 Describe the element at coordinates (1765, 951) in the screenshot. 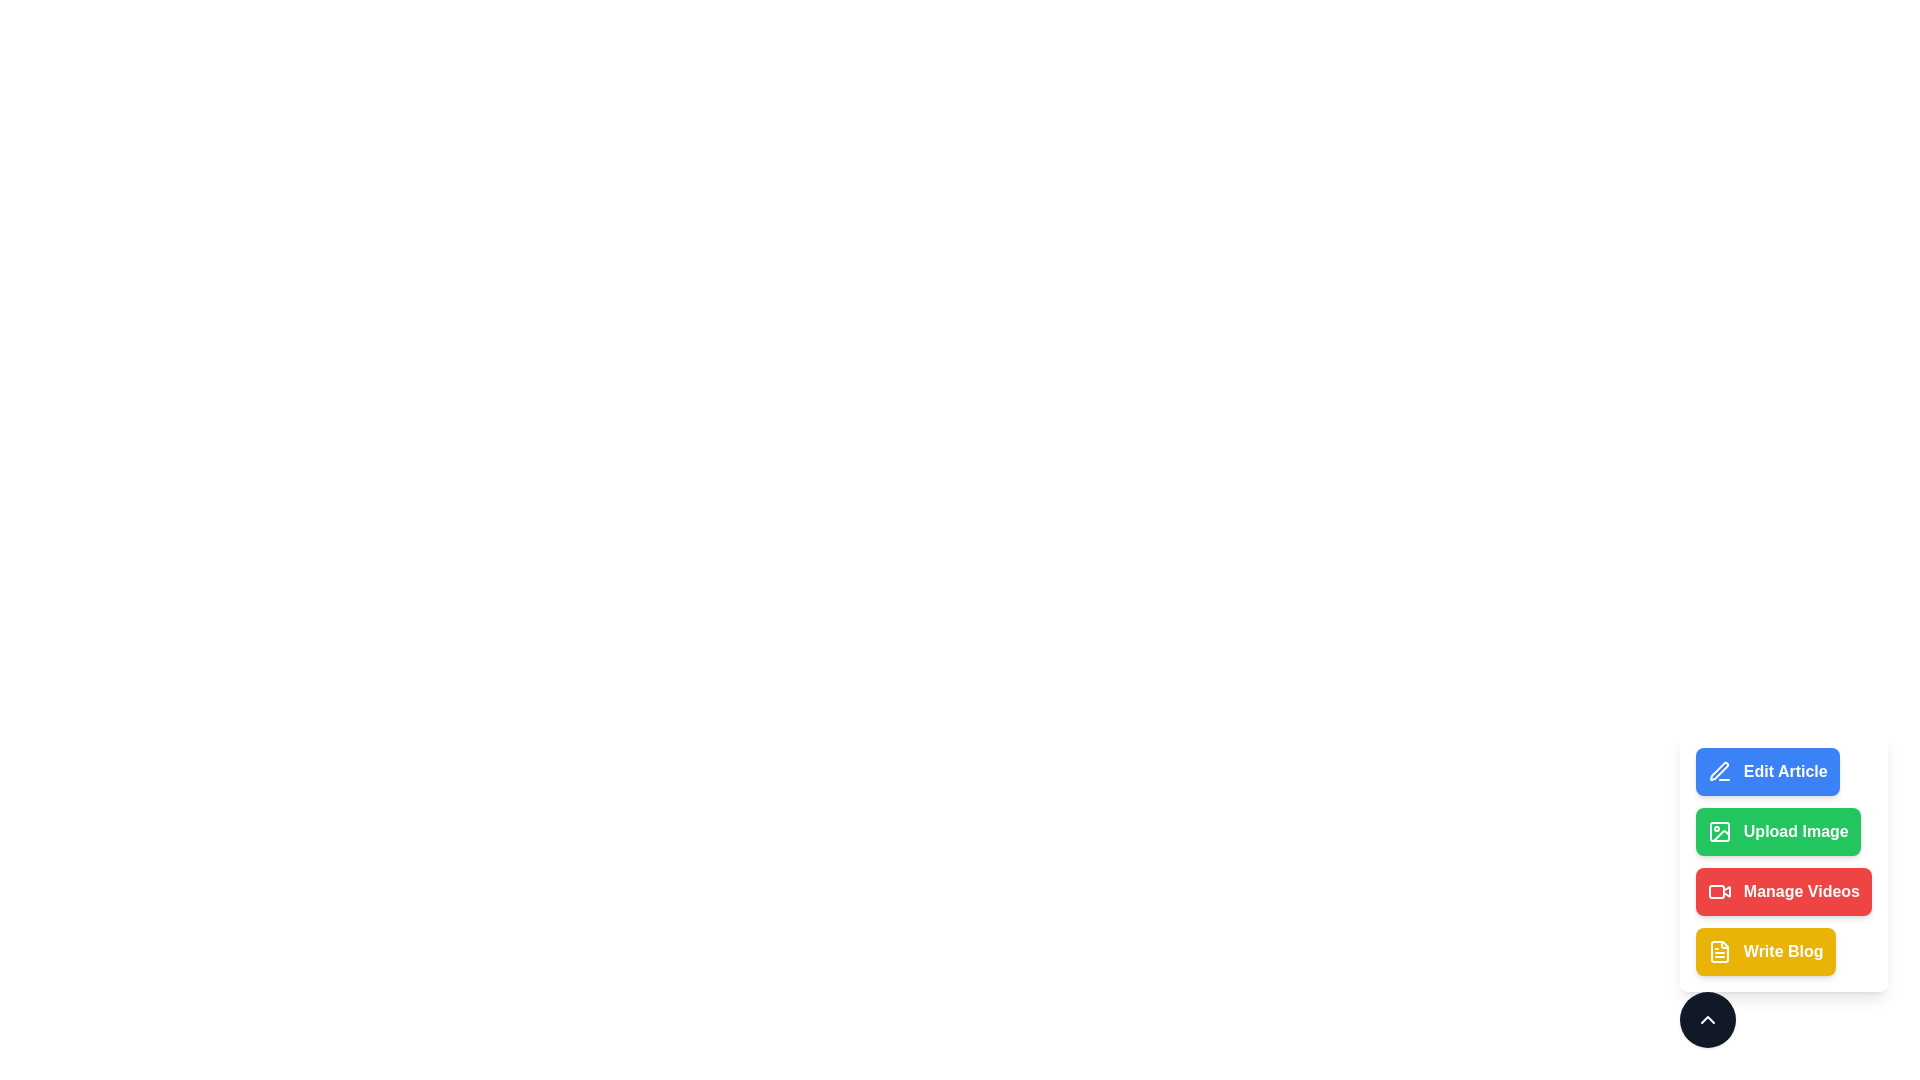

I see `the action Write Blog from the menu` at that location.